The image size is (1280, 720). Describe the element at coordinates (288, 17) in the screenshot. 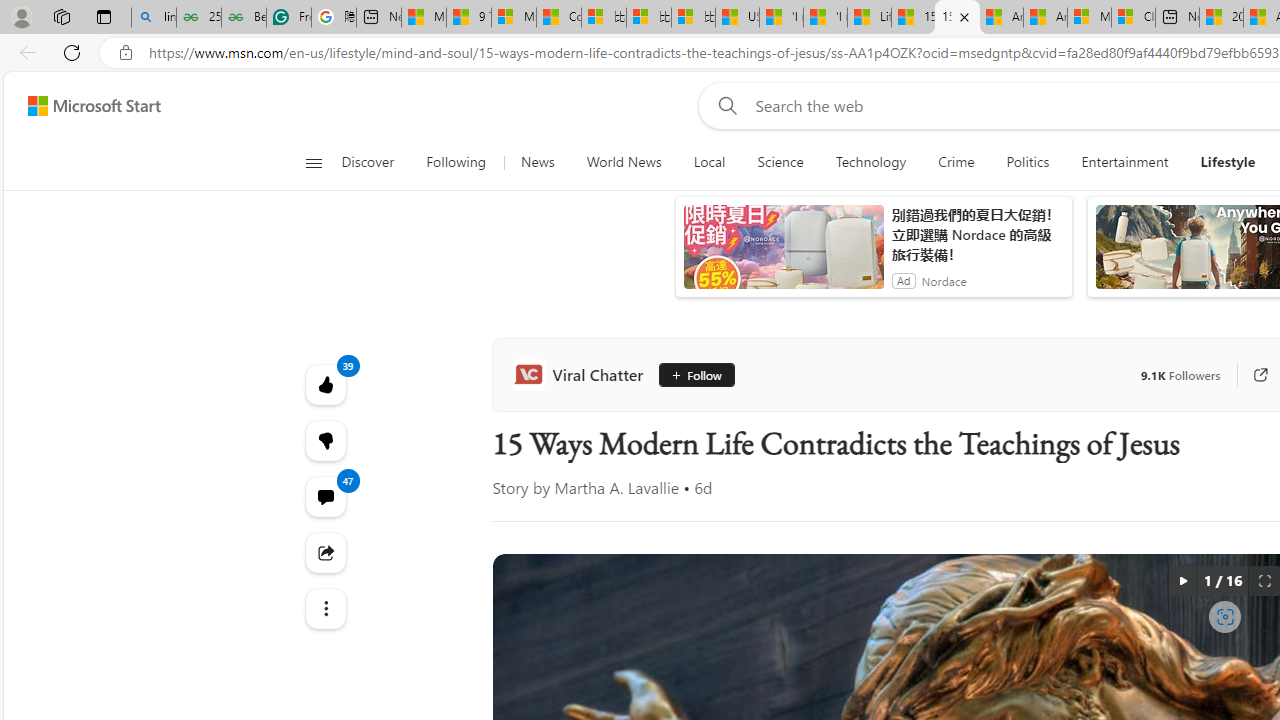

I see `'Free AI Writing Assistance for Students | Grammarly'` at that location.